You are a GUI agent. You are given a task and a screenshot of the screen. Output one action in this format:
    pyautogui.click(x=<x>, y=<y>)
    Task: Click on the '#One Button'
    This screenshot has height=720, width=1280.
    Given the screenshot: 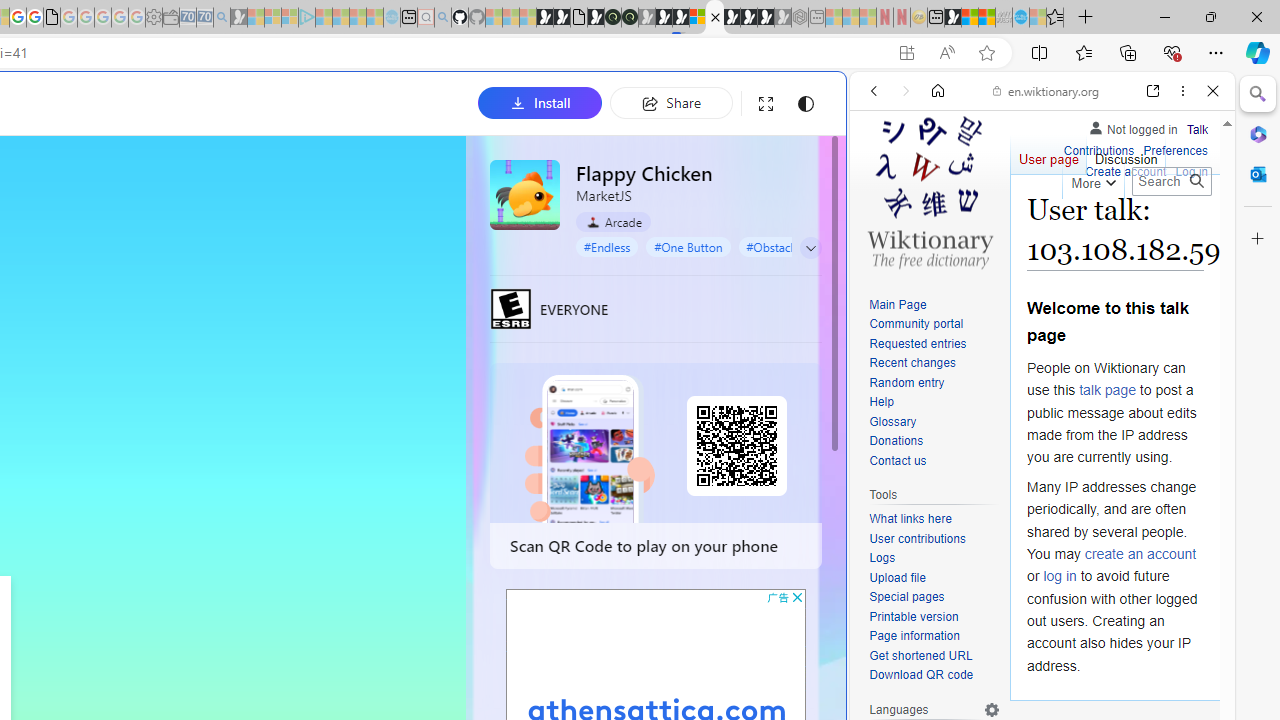 What is the action you would take?
    pyautogui.click(x=688, y=245)
    